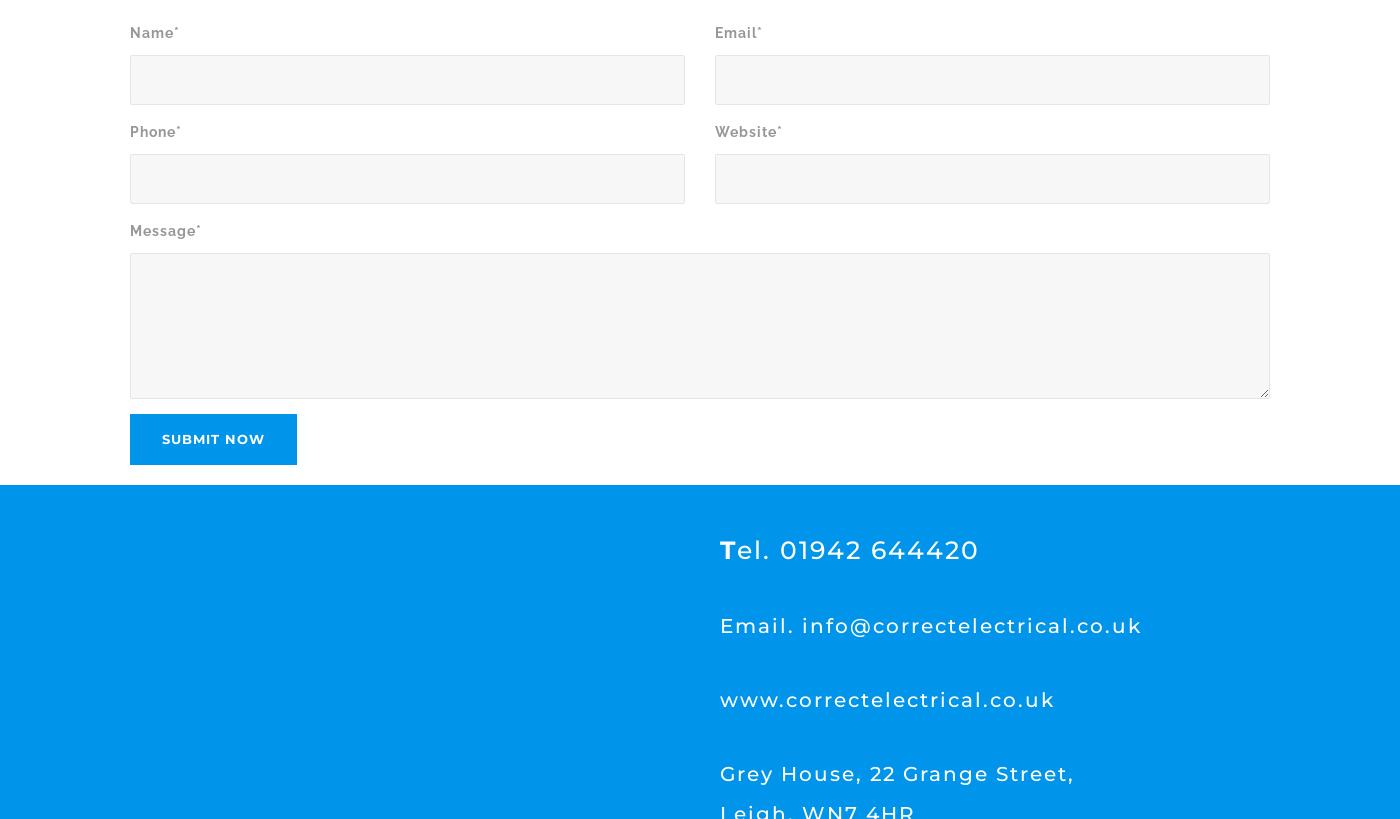 Image resolution: width=1400 pixels, height=819 pixels. Describe the element at coordinates (155, 131) in the screenshot. I see `'Phone*'` at that location.